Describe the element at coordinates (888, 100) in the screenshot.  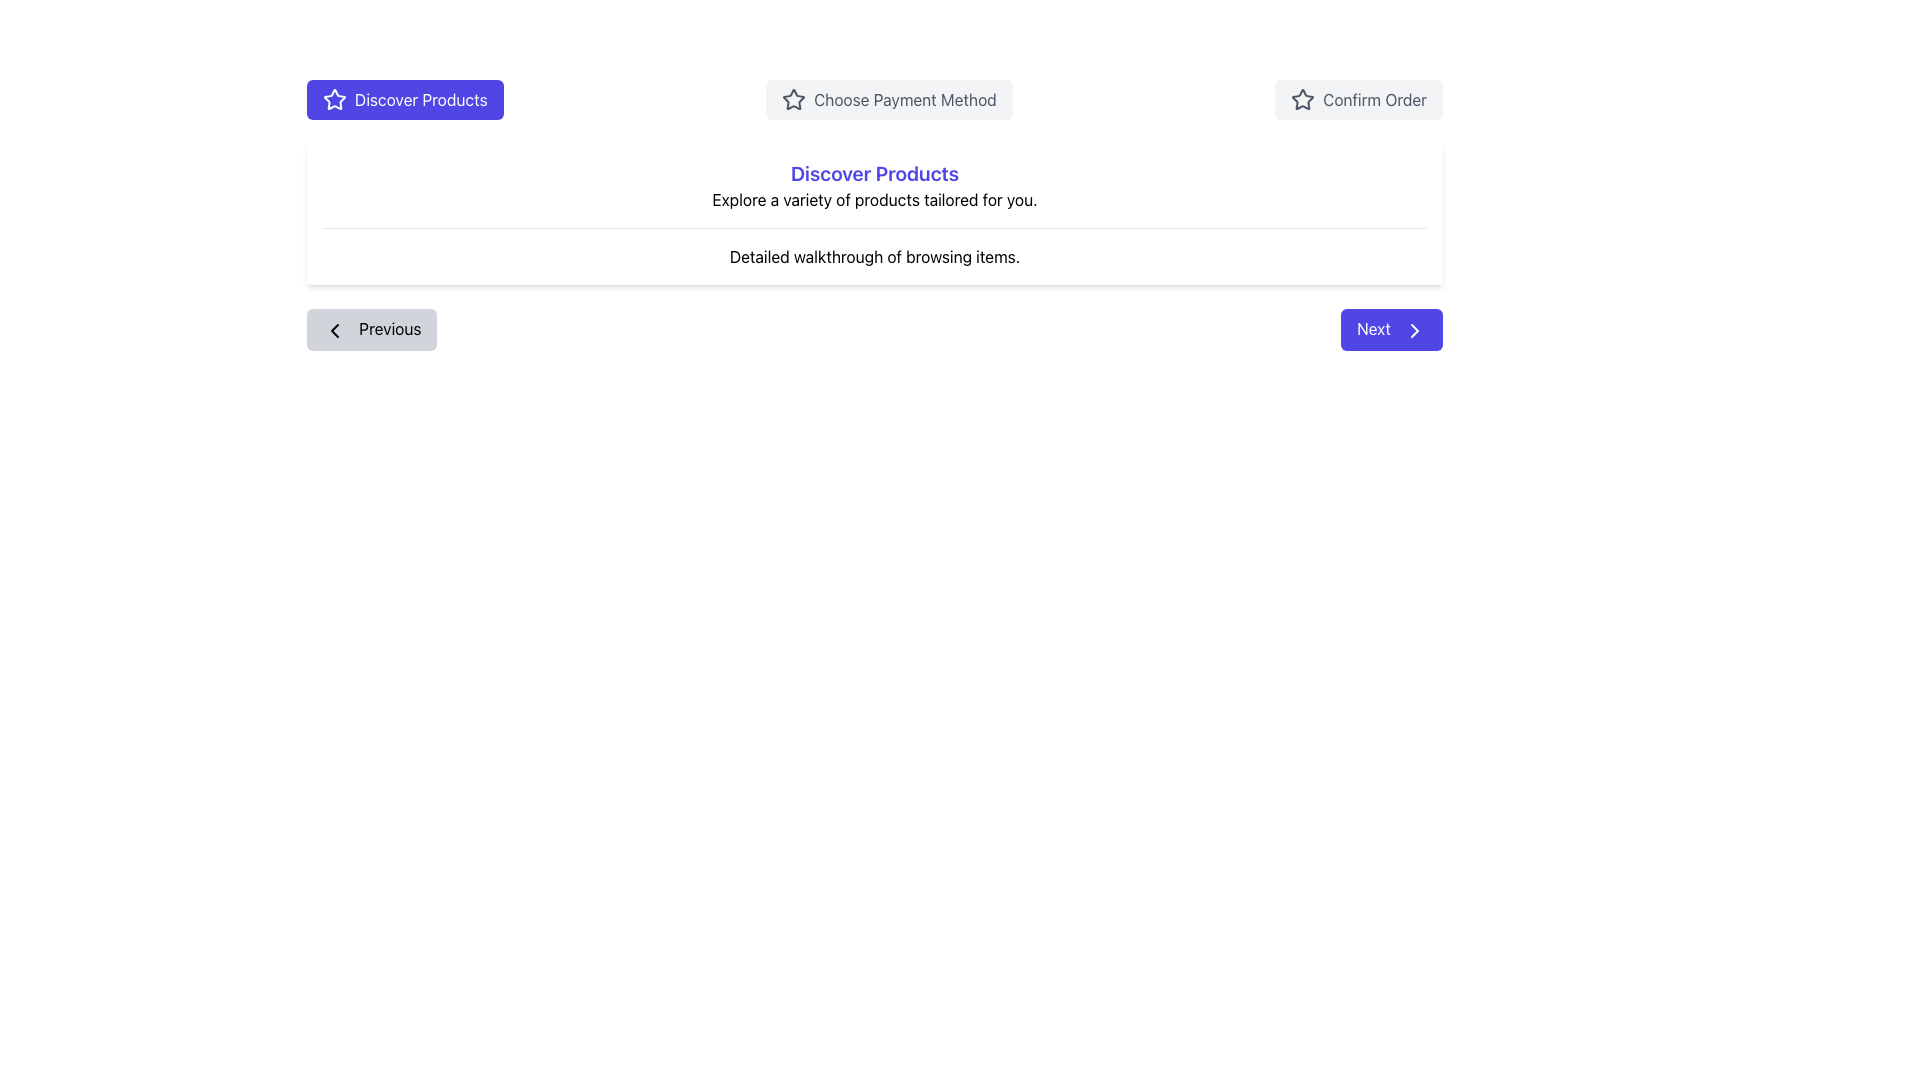
I see `the 'Choose Payment Method' button with gray text and a star icon for keyboard navigation` at that location.